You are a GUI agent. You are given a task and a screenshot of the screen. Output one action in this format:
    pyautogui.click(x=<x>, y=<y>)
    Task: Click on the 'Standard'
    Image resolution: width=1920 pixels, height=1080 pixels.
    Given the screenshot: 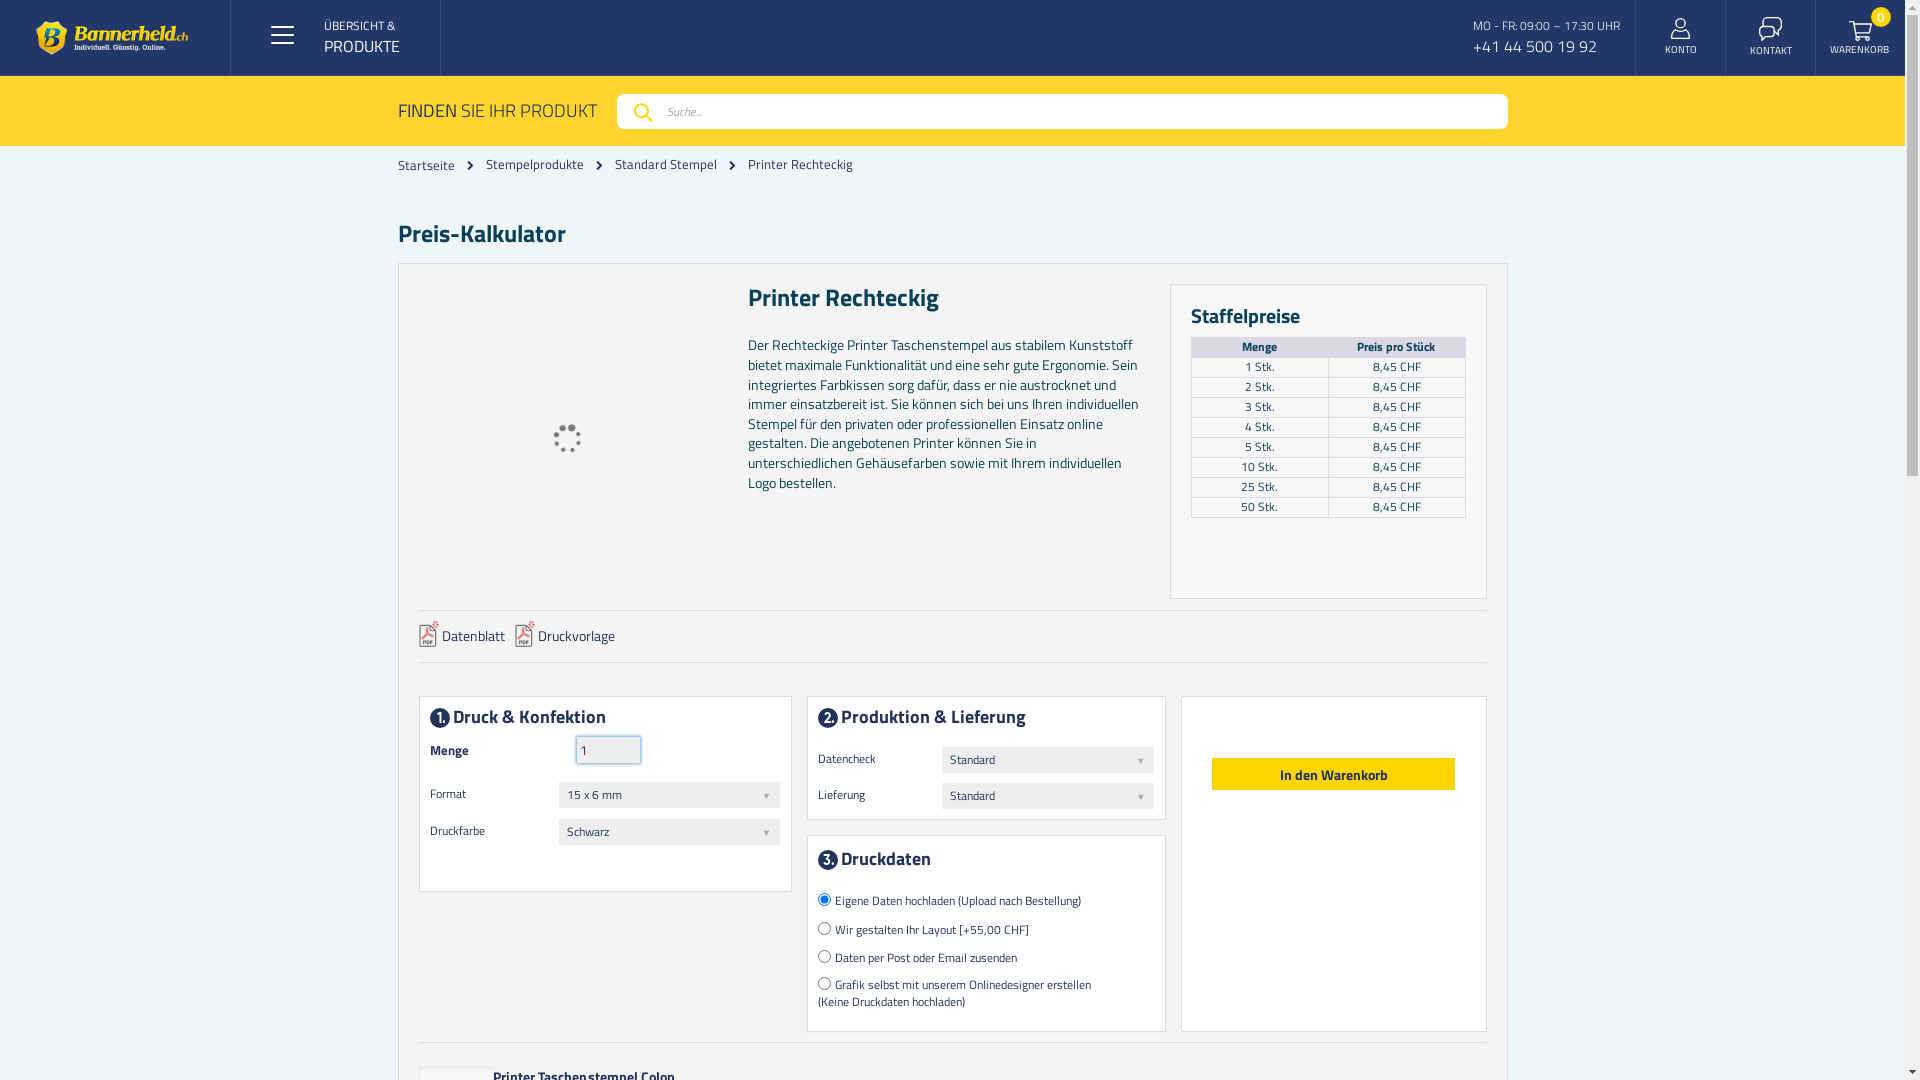 What is the action you would take?
    pyautogui.click(x=1046, y=759)
    